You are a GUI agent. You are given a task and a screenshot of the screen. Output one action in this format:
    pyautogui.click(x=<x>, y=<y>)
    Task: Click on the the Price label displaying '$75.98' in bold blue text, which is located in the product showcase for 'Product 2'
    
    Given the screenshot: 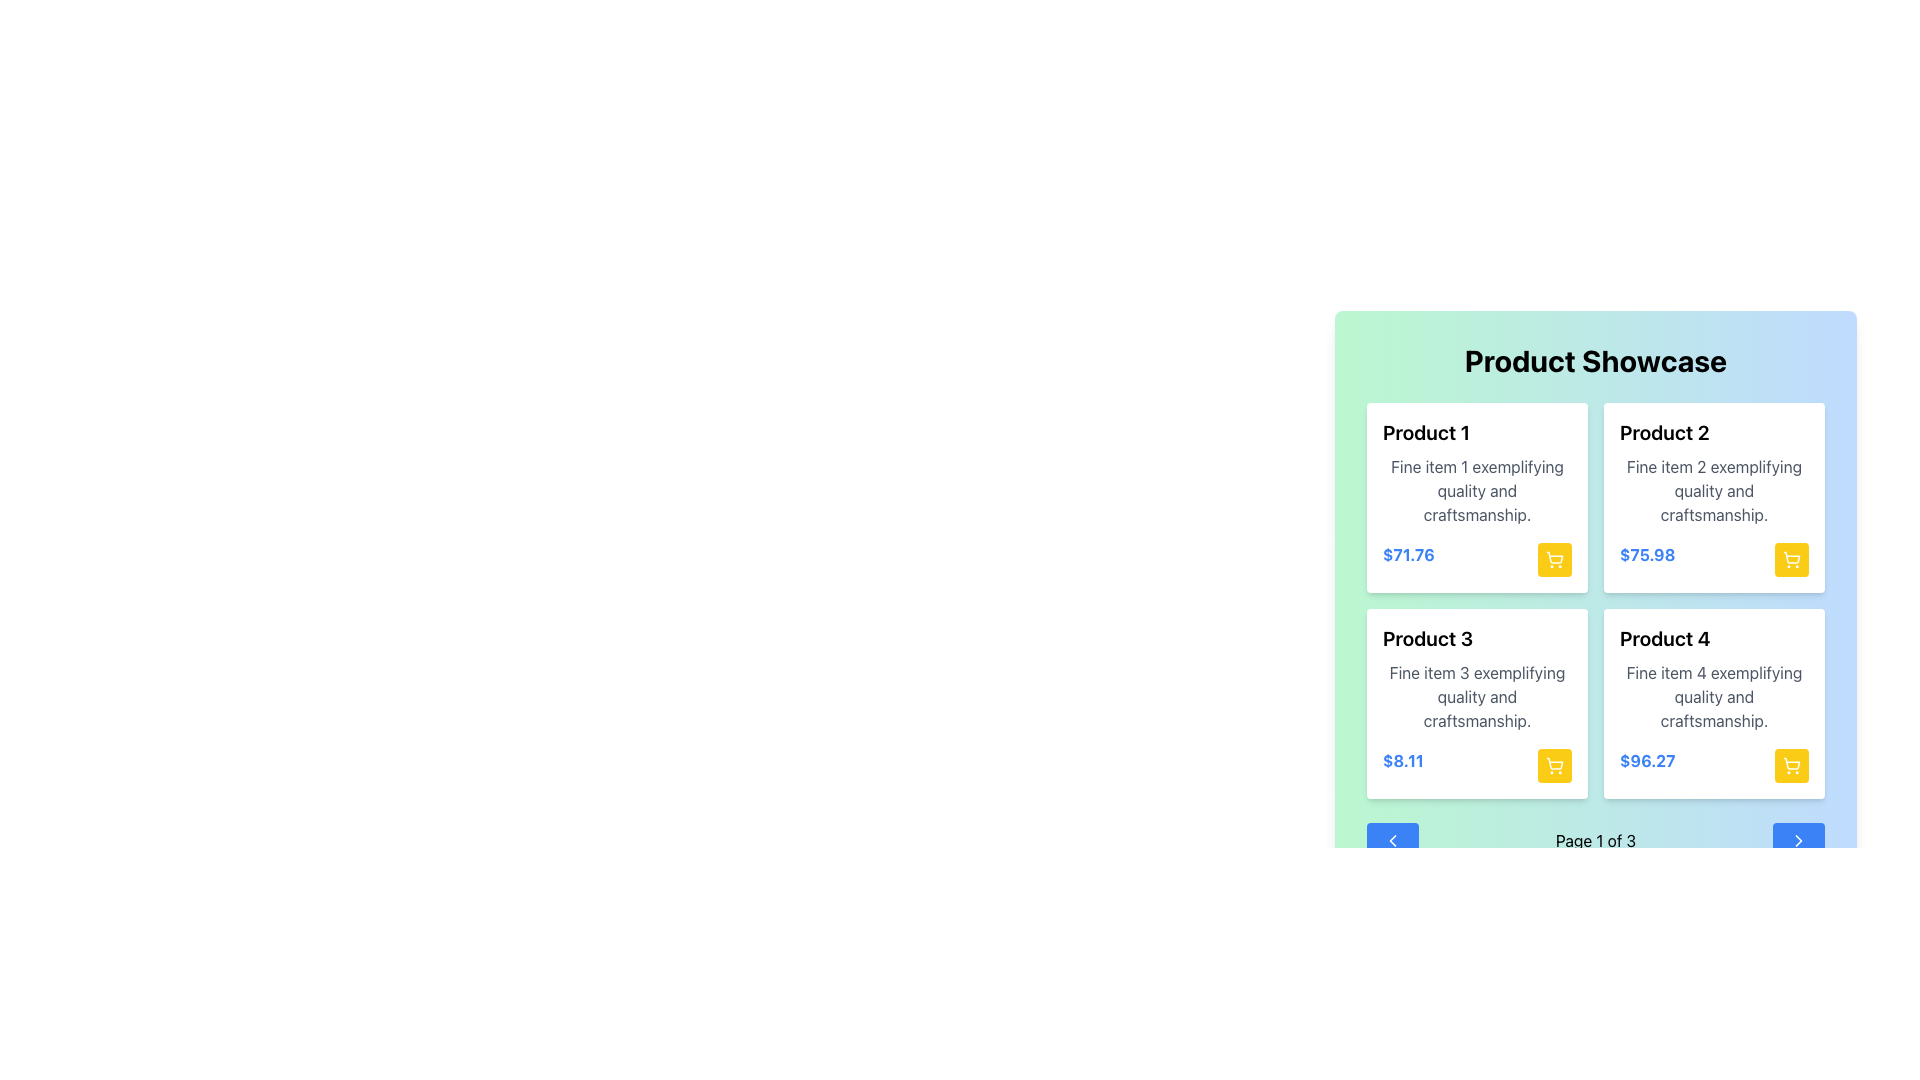 What is the action you would take?
    pyautogui.click(x=1647, y=559)
    